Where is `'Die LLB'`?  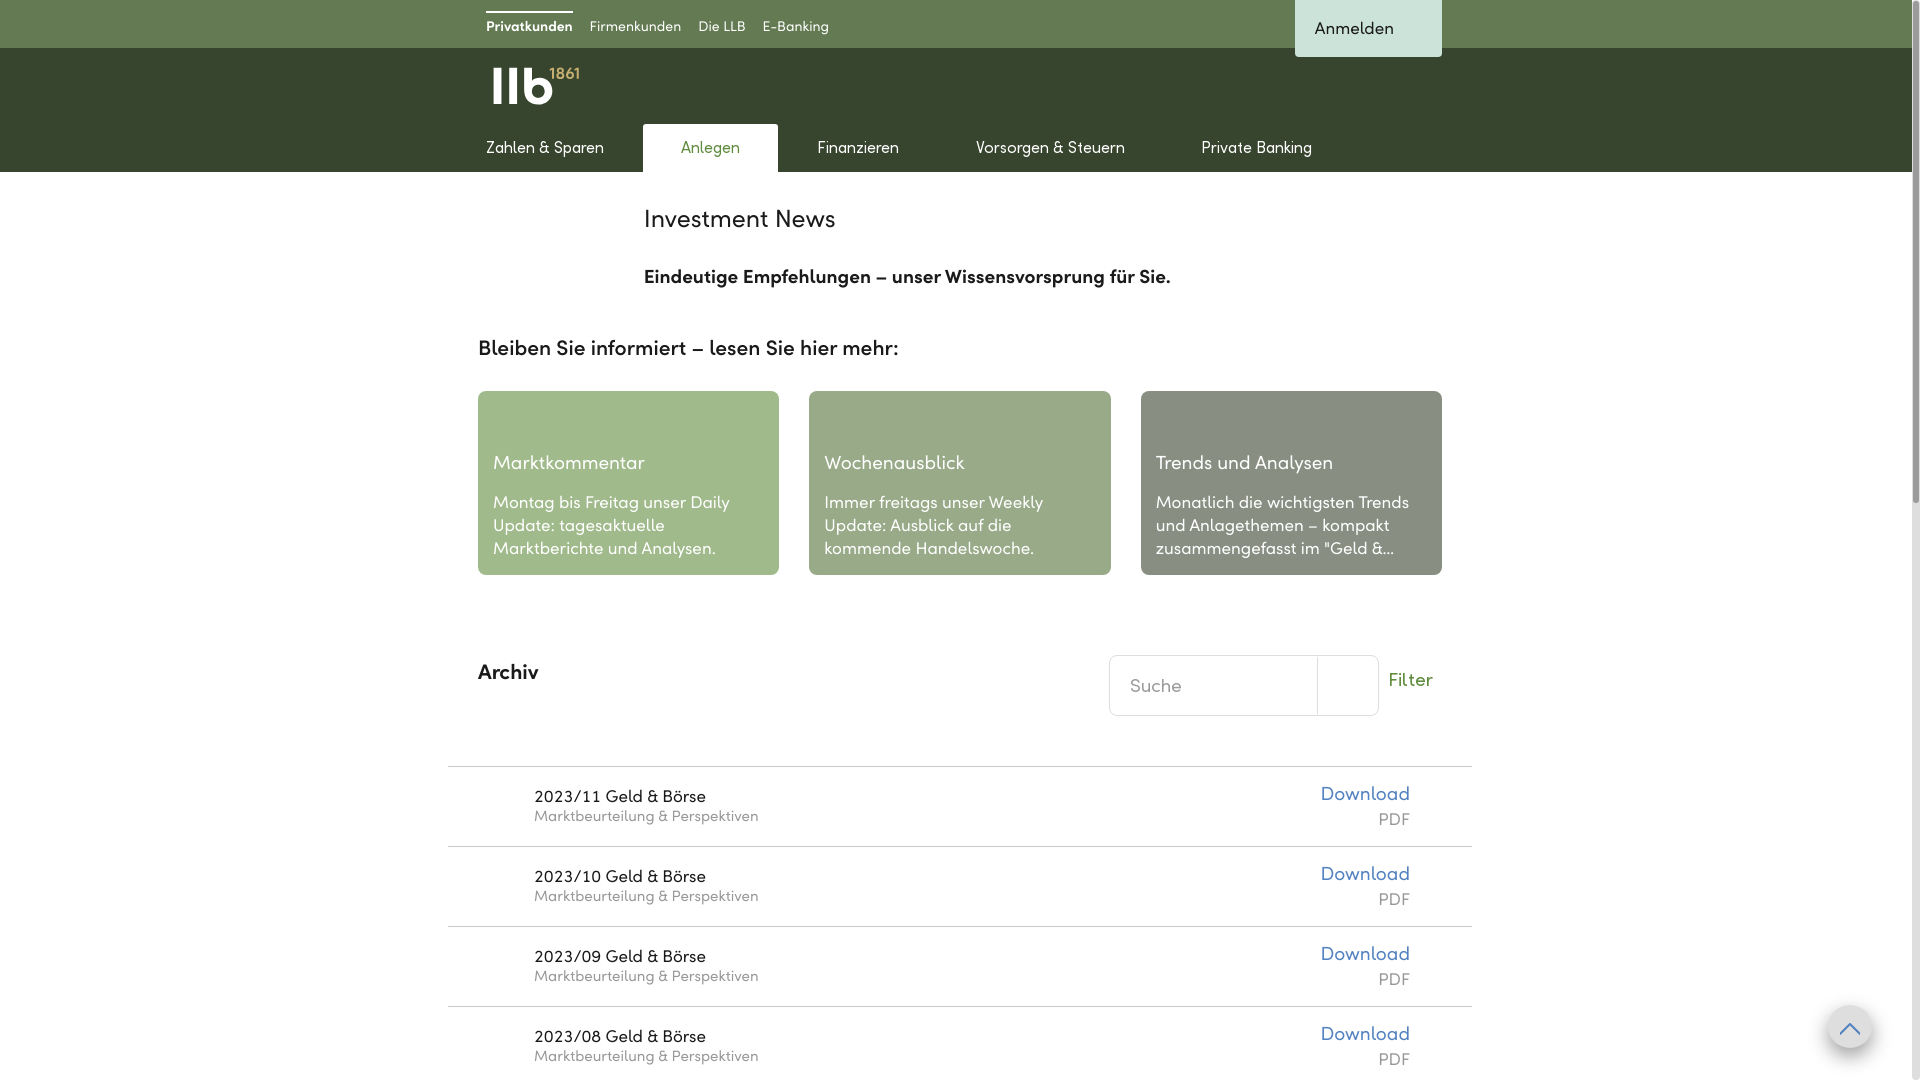 'Die LLB' is located at coordinates (720, 23).